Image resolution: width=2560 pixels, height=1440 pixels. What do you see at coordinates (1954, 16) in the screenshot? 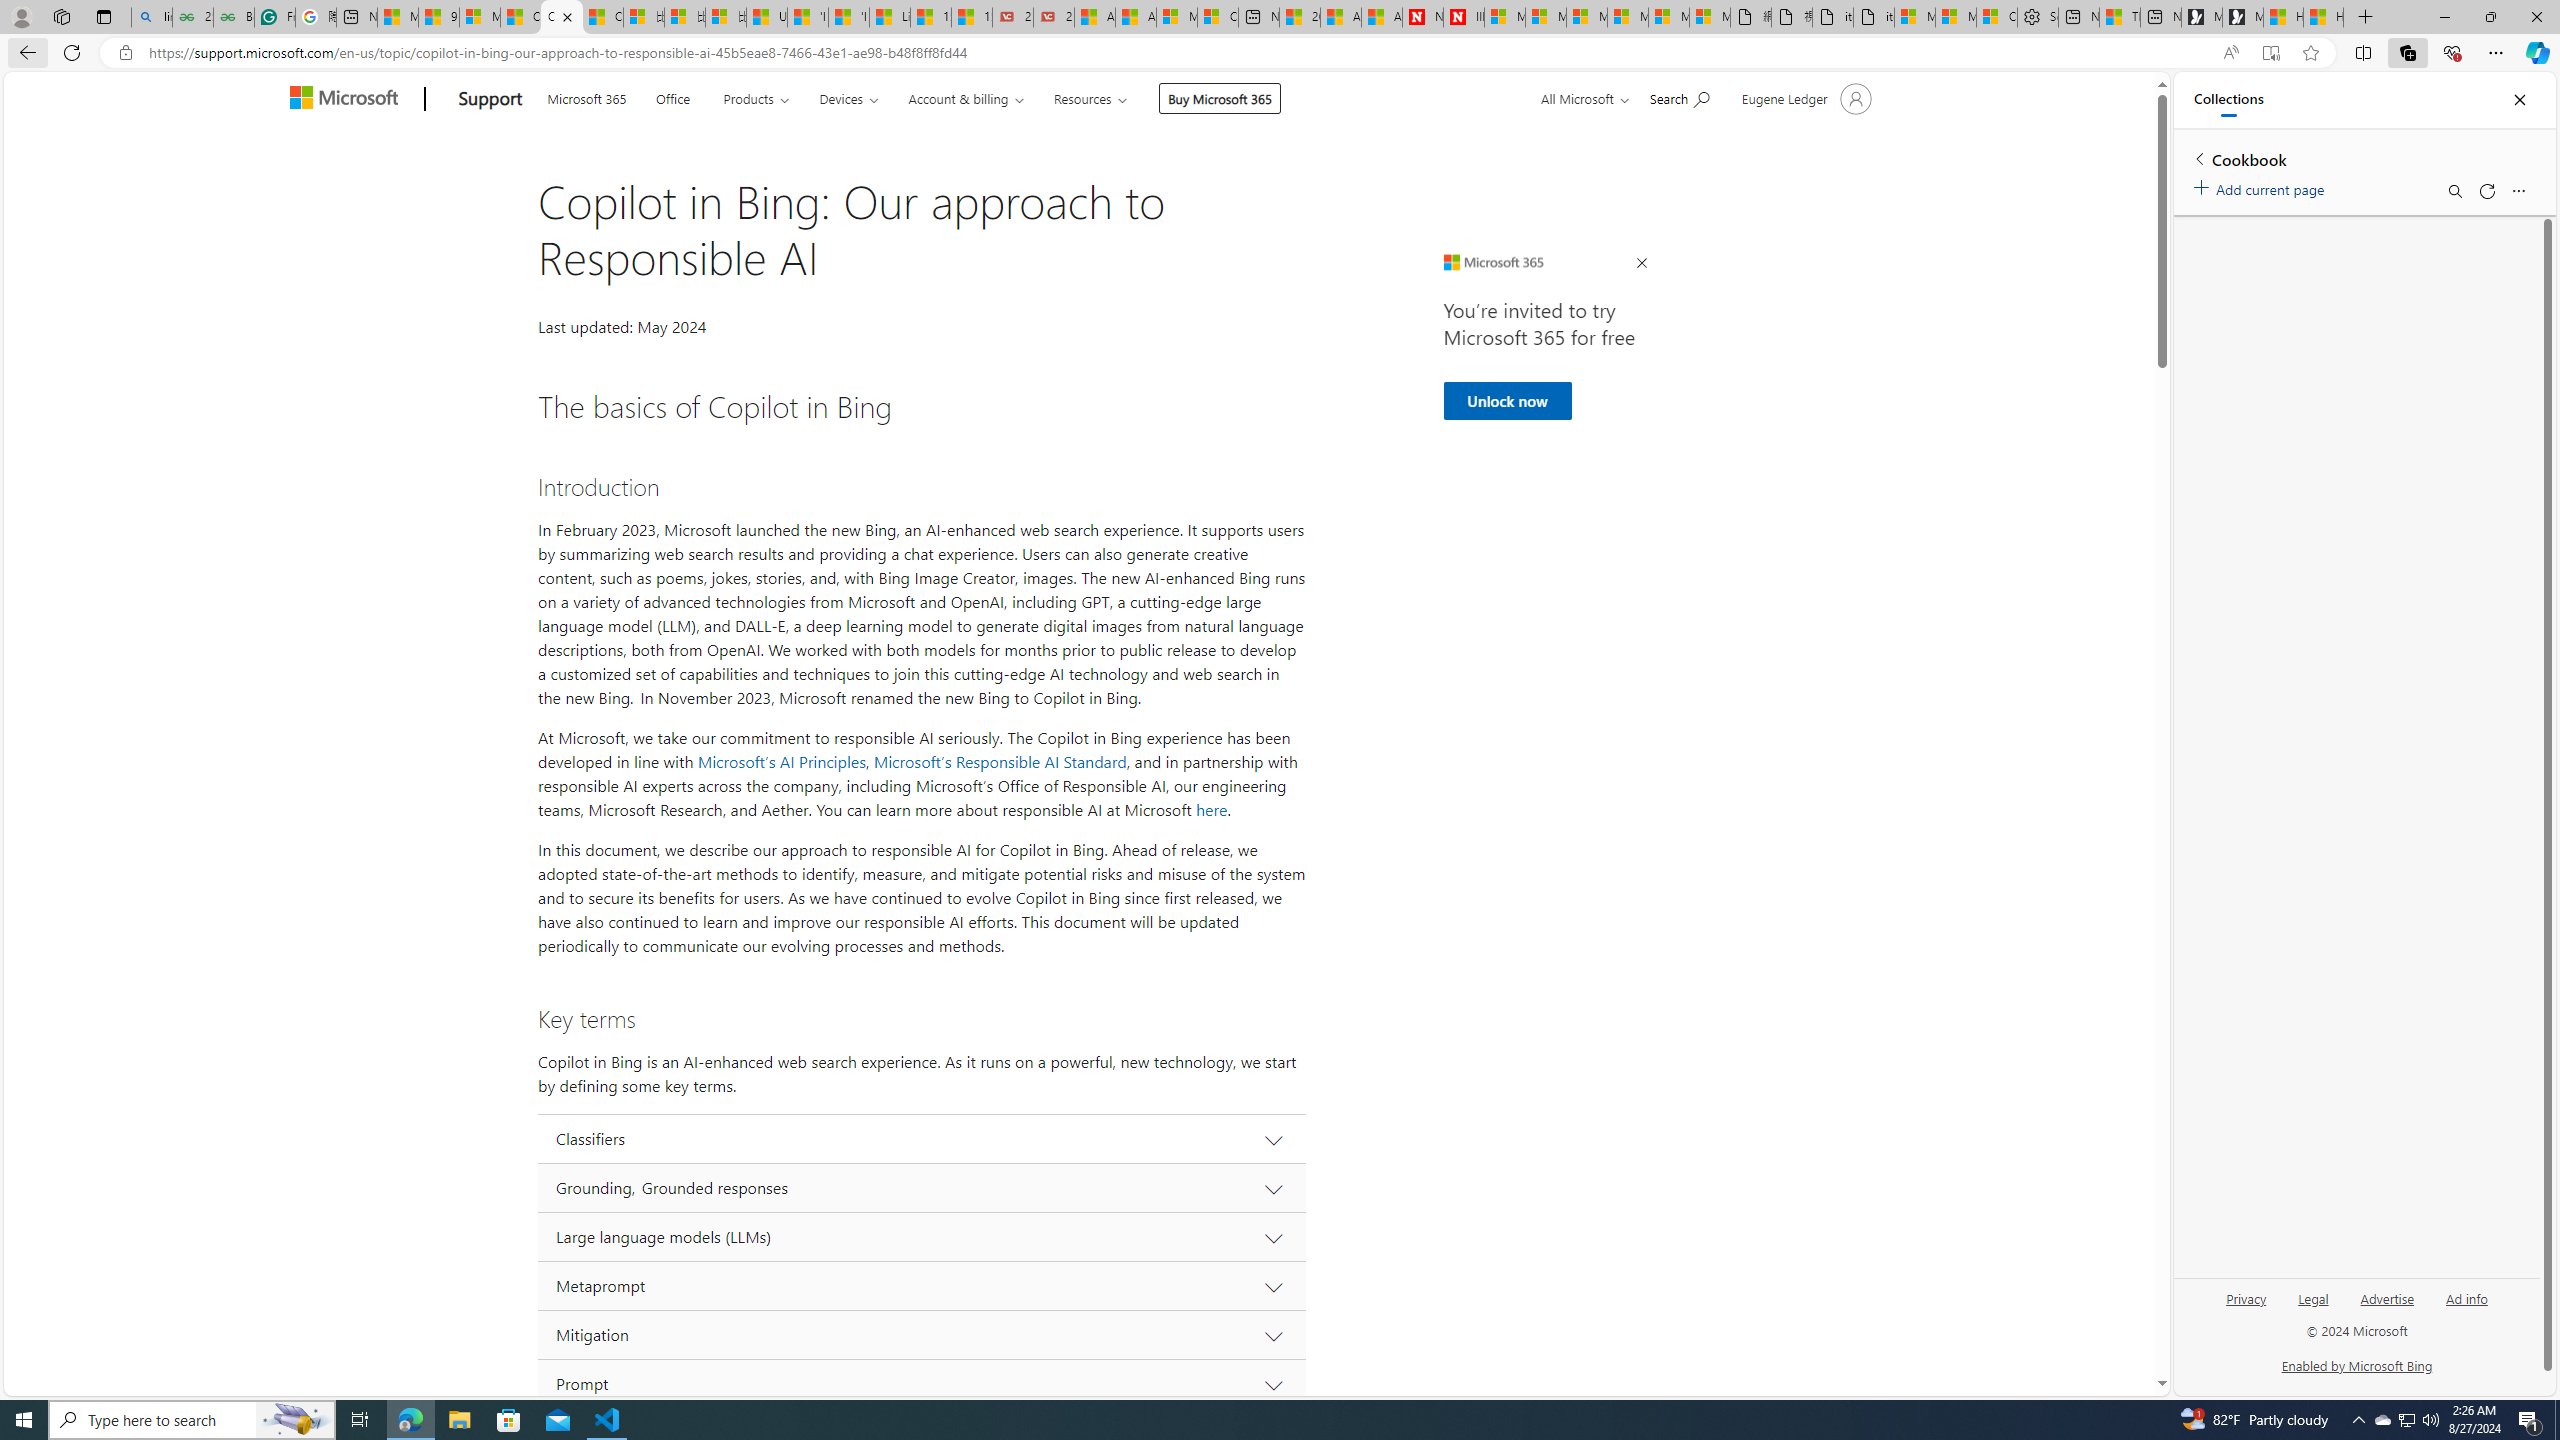
I see `'Microsoft account | Privacy'` at bounding box center [1954, 16].